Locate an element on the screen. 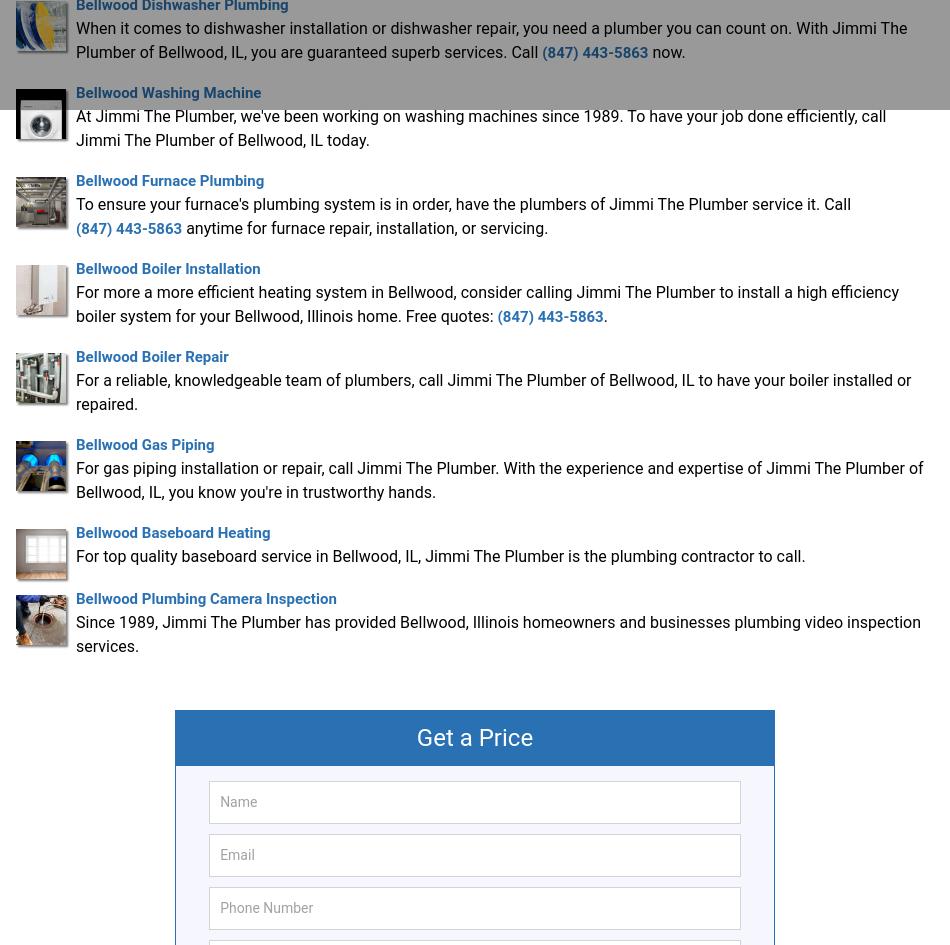  'Bellwood Plumbing Camera Inspection' is located at coordinates (205, 597).